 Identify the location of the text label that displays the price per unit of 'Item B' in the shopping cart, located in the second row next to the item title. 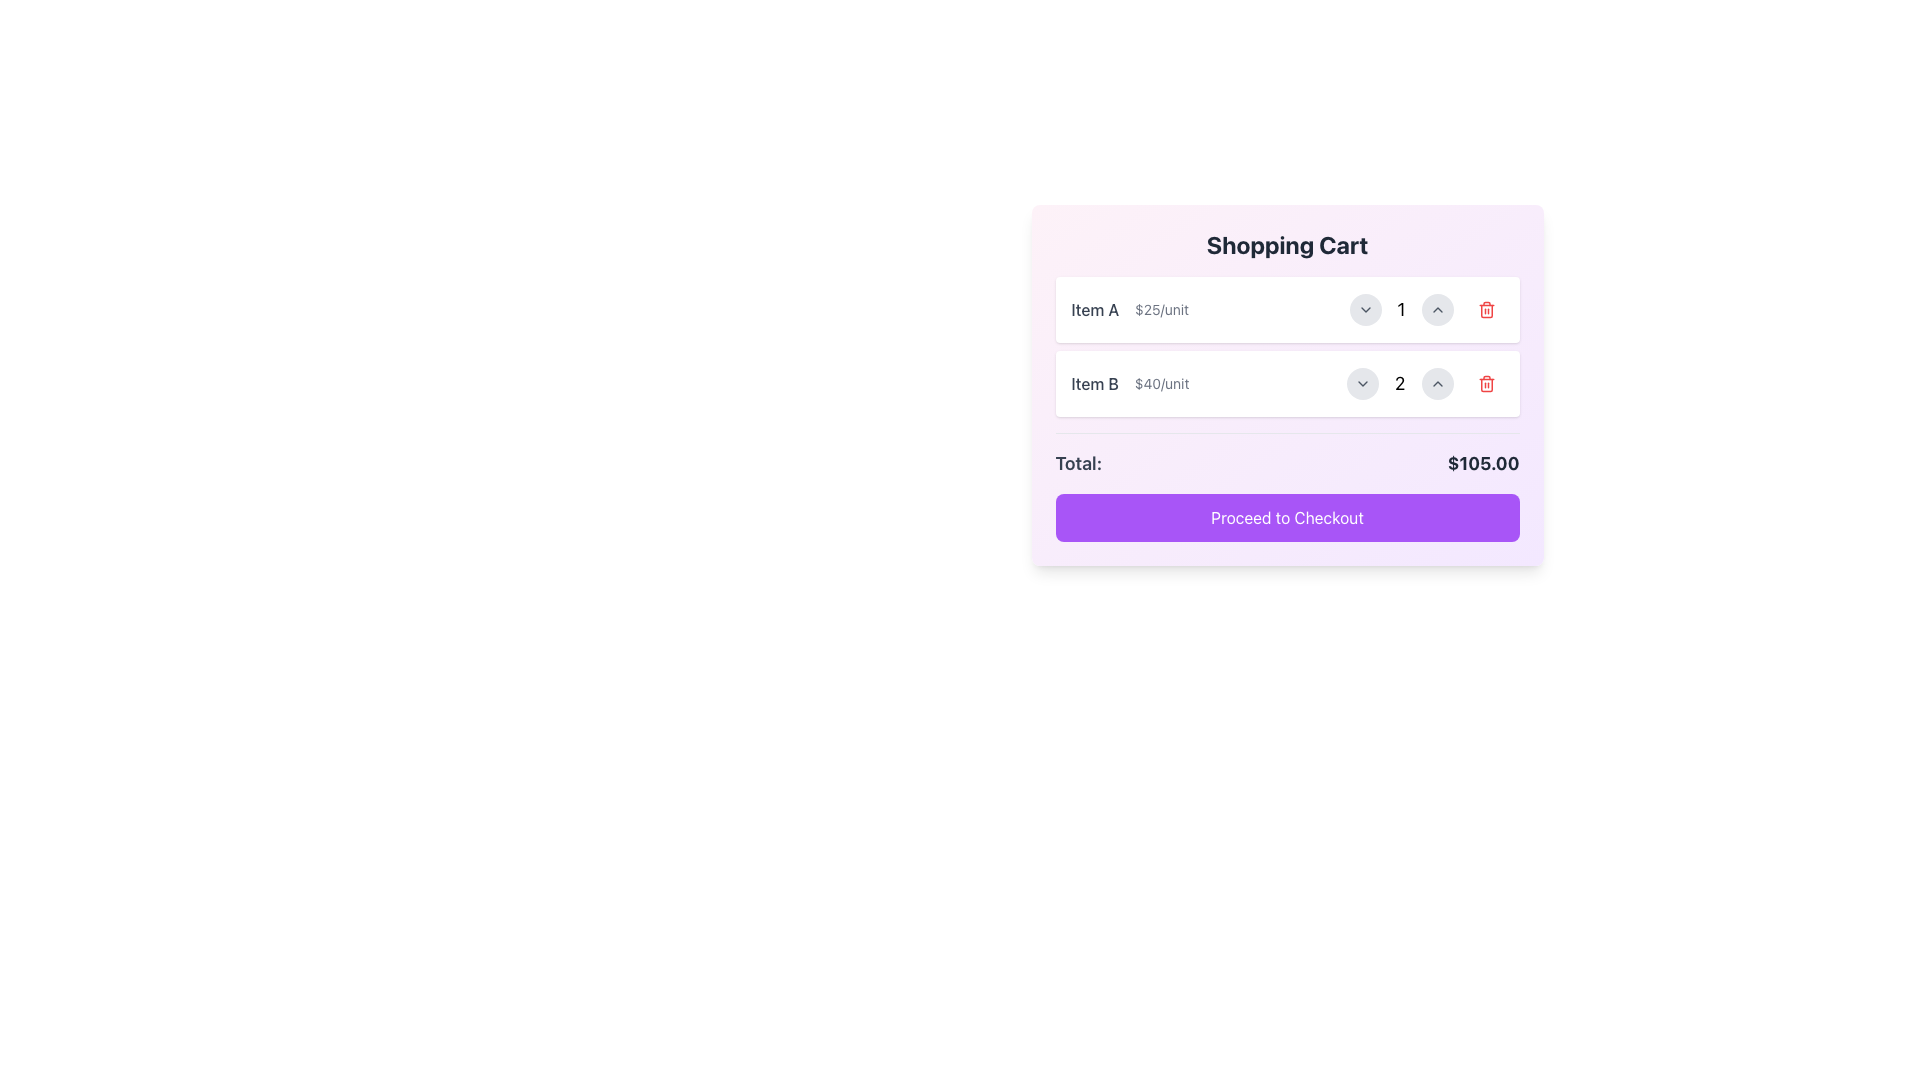
(1162, 384).